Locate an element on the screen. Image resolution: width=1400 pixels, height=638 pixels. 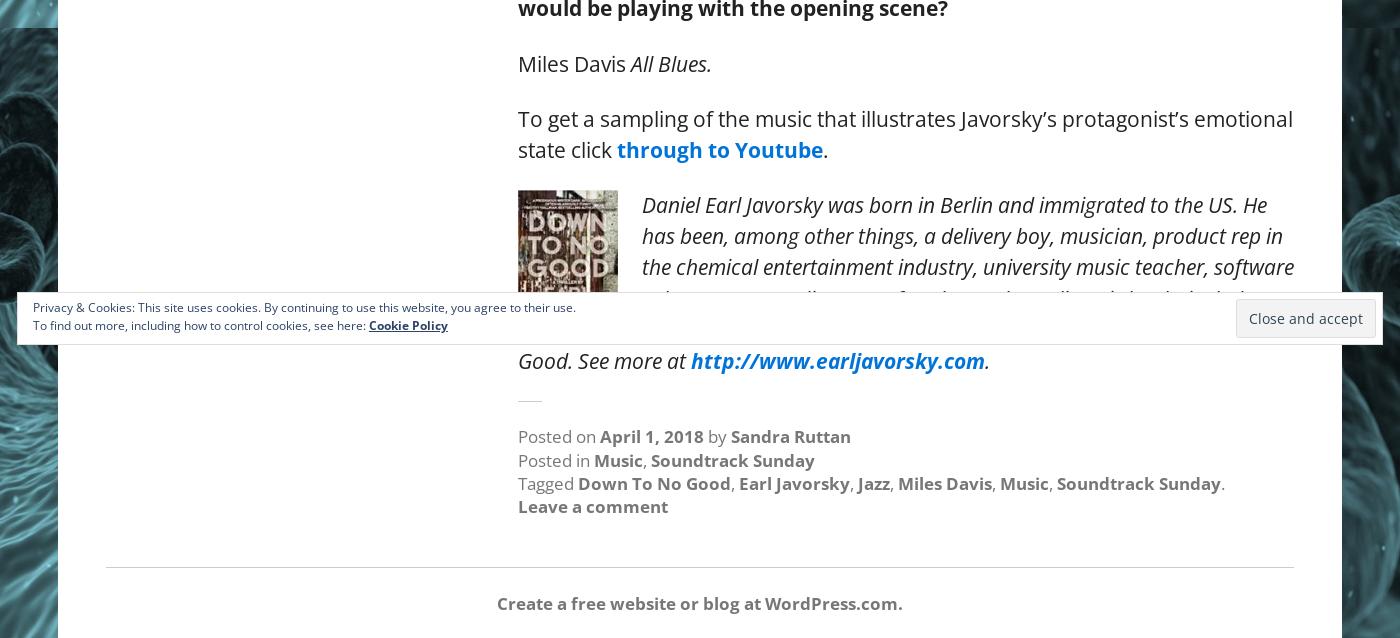
'Create a free website or blog at WordPress.com.' is located at coordinates (497, 601).